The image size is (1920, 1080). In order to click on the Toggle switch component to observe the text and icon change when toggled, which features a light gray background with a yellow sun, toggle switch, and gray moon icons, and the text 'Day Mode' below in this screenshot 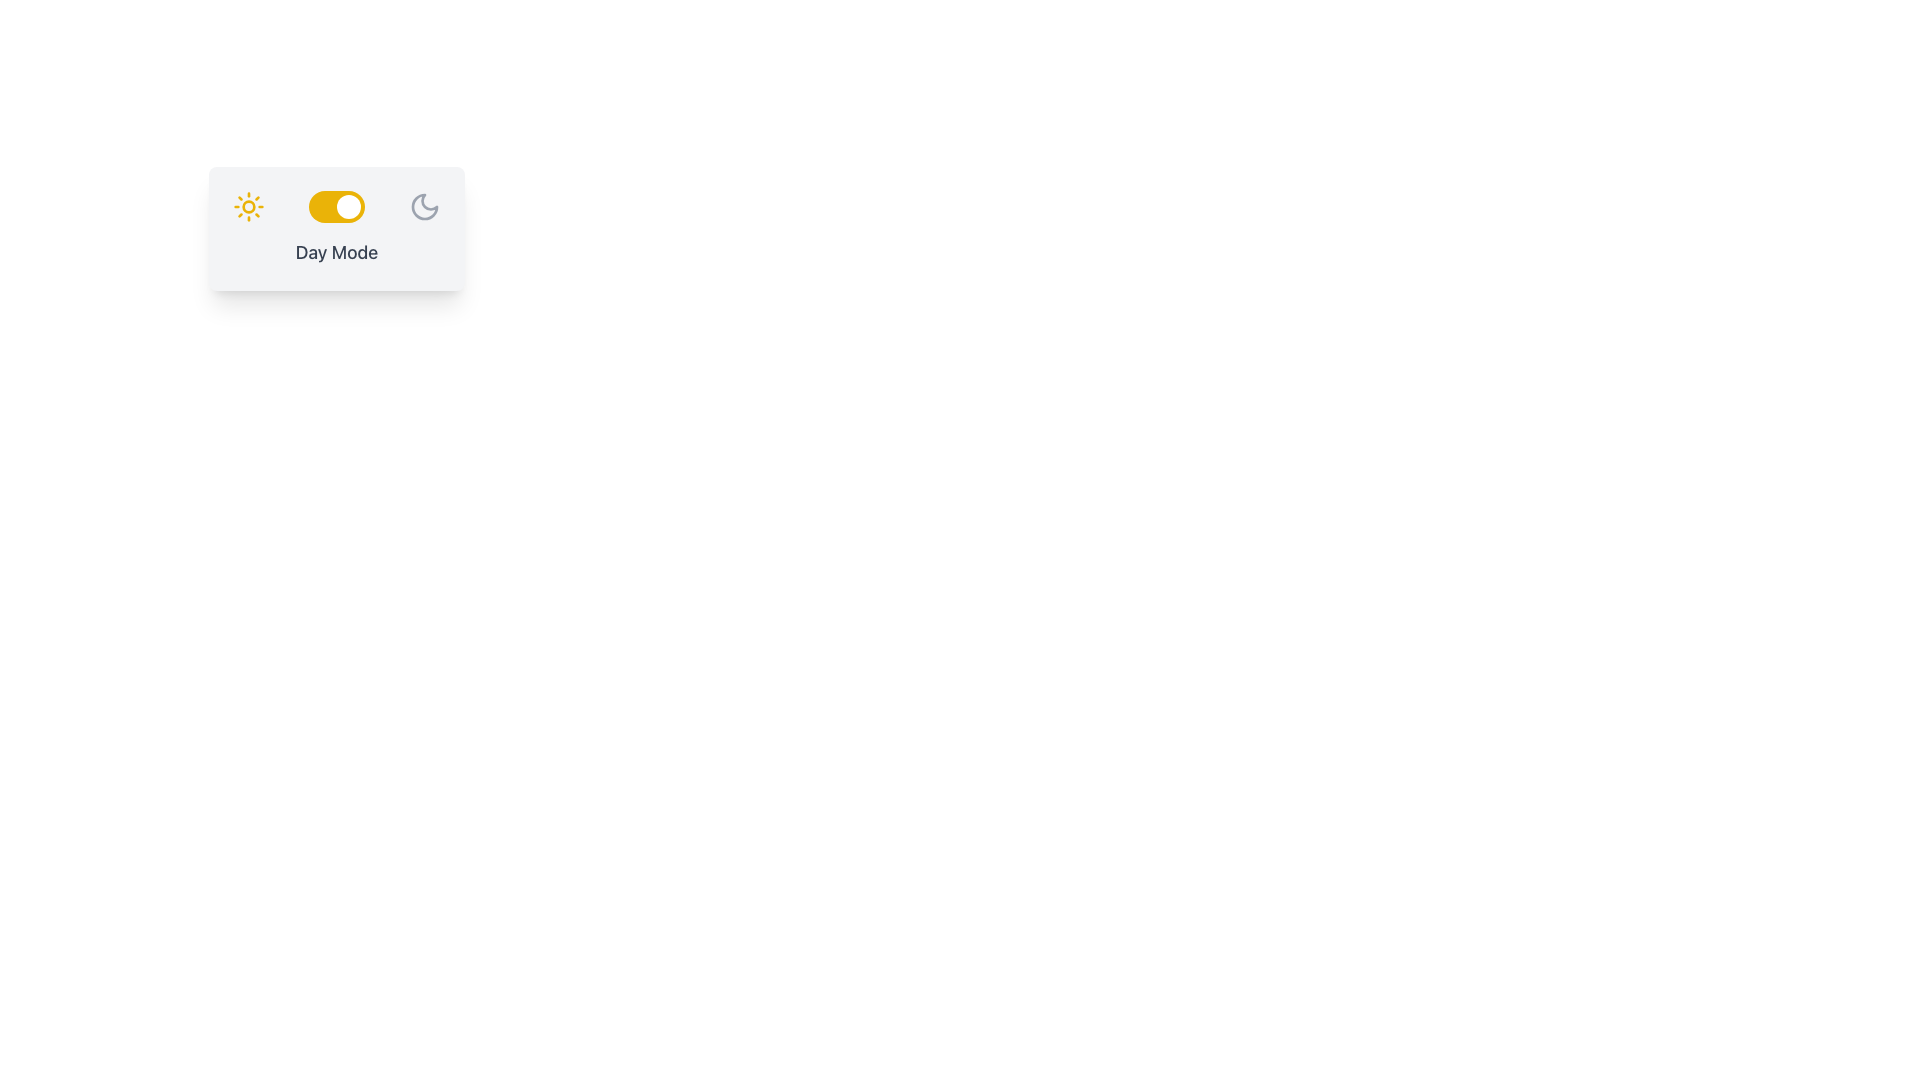, I will do `click(336, 227)`.